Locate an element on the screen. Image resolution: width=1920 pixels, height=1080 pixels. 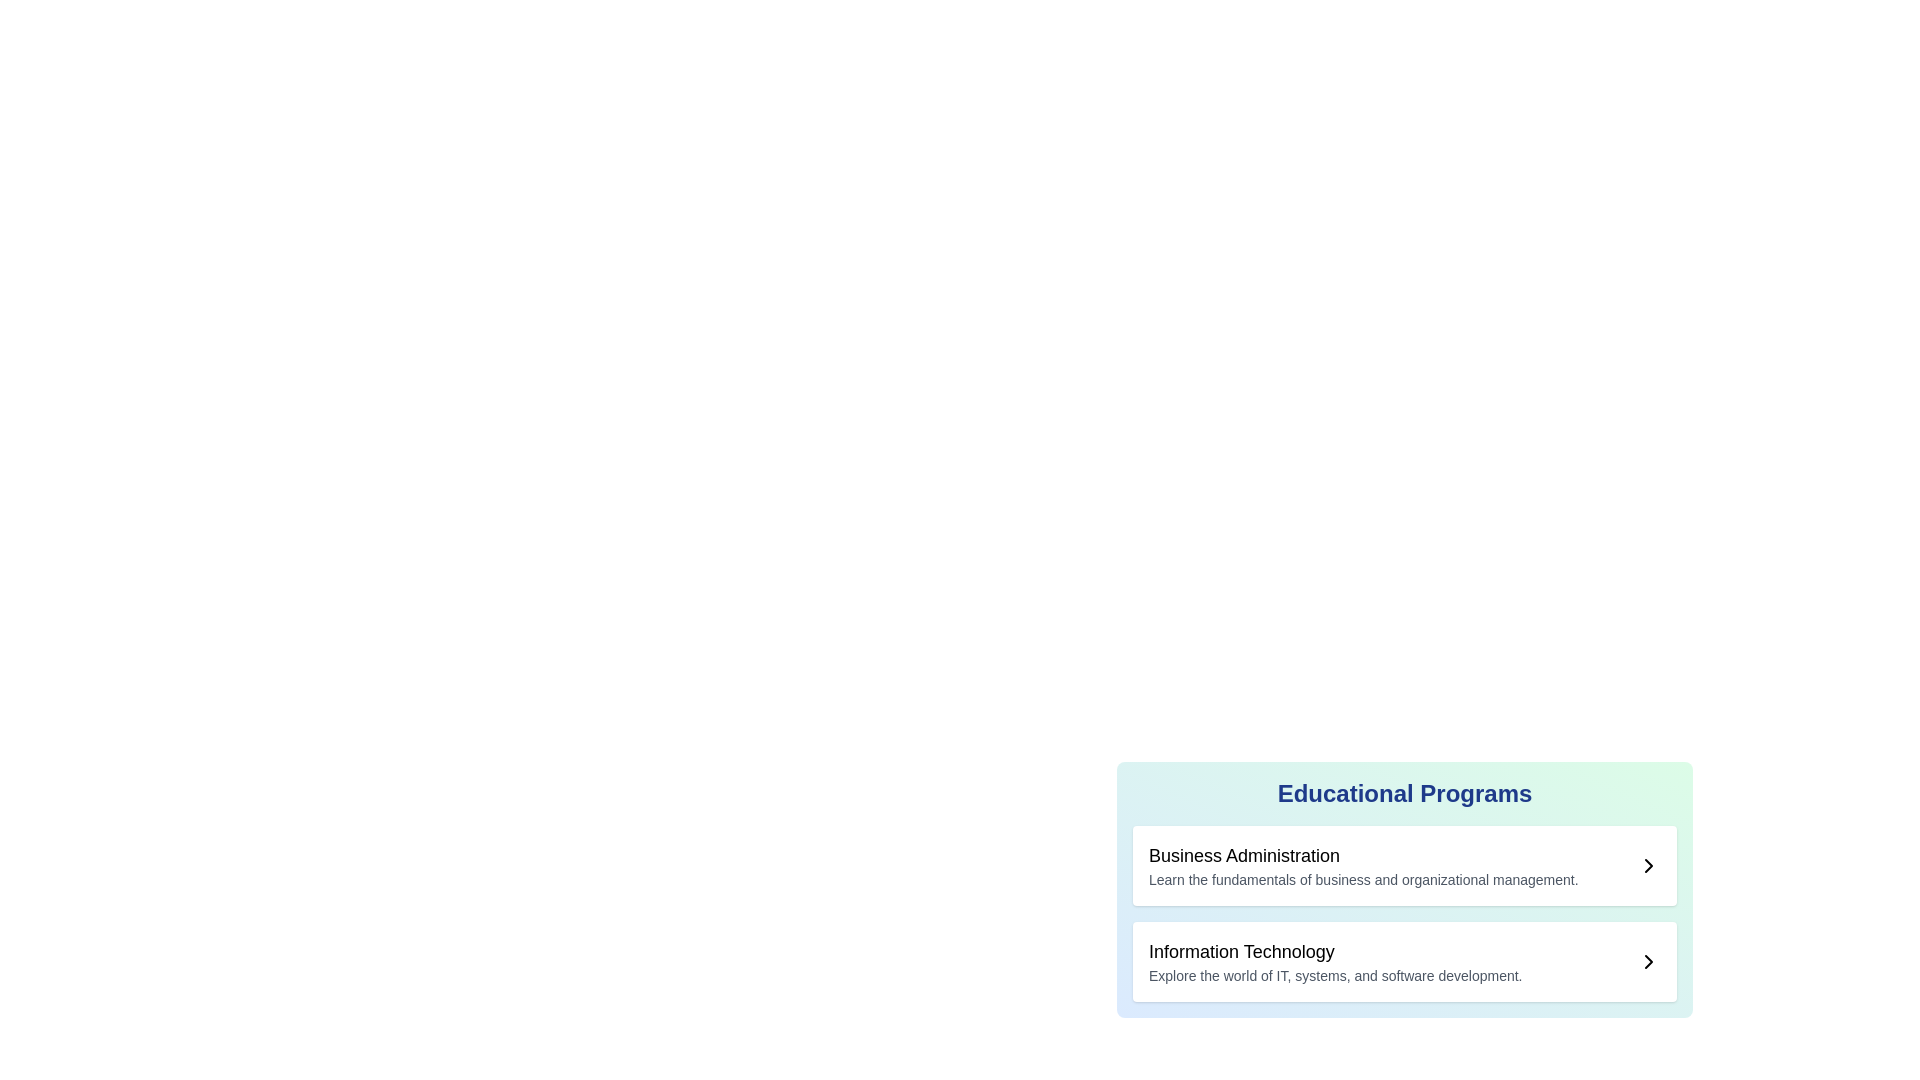
the right-facing chevron navigation icon located on the right side of the 'Business Administration' entry is located at coordinates (1649, 865).